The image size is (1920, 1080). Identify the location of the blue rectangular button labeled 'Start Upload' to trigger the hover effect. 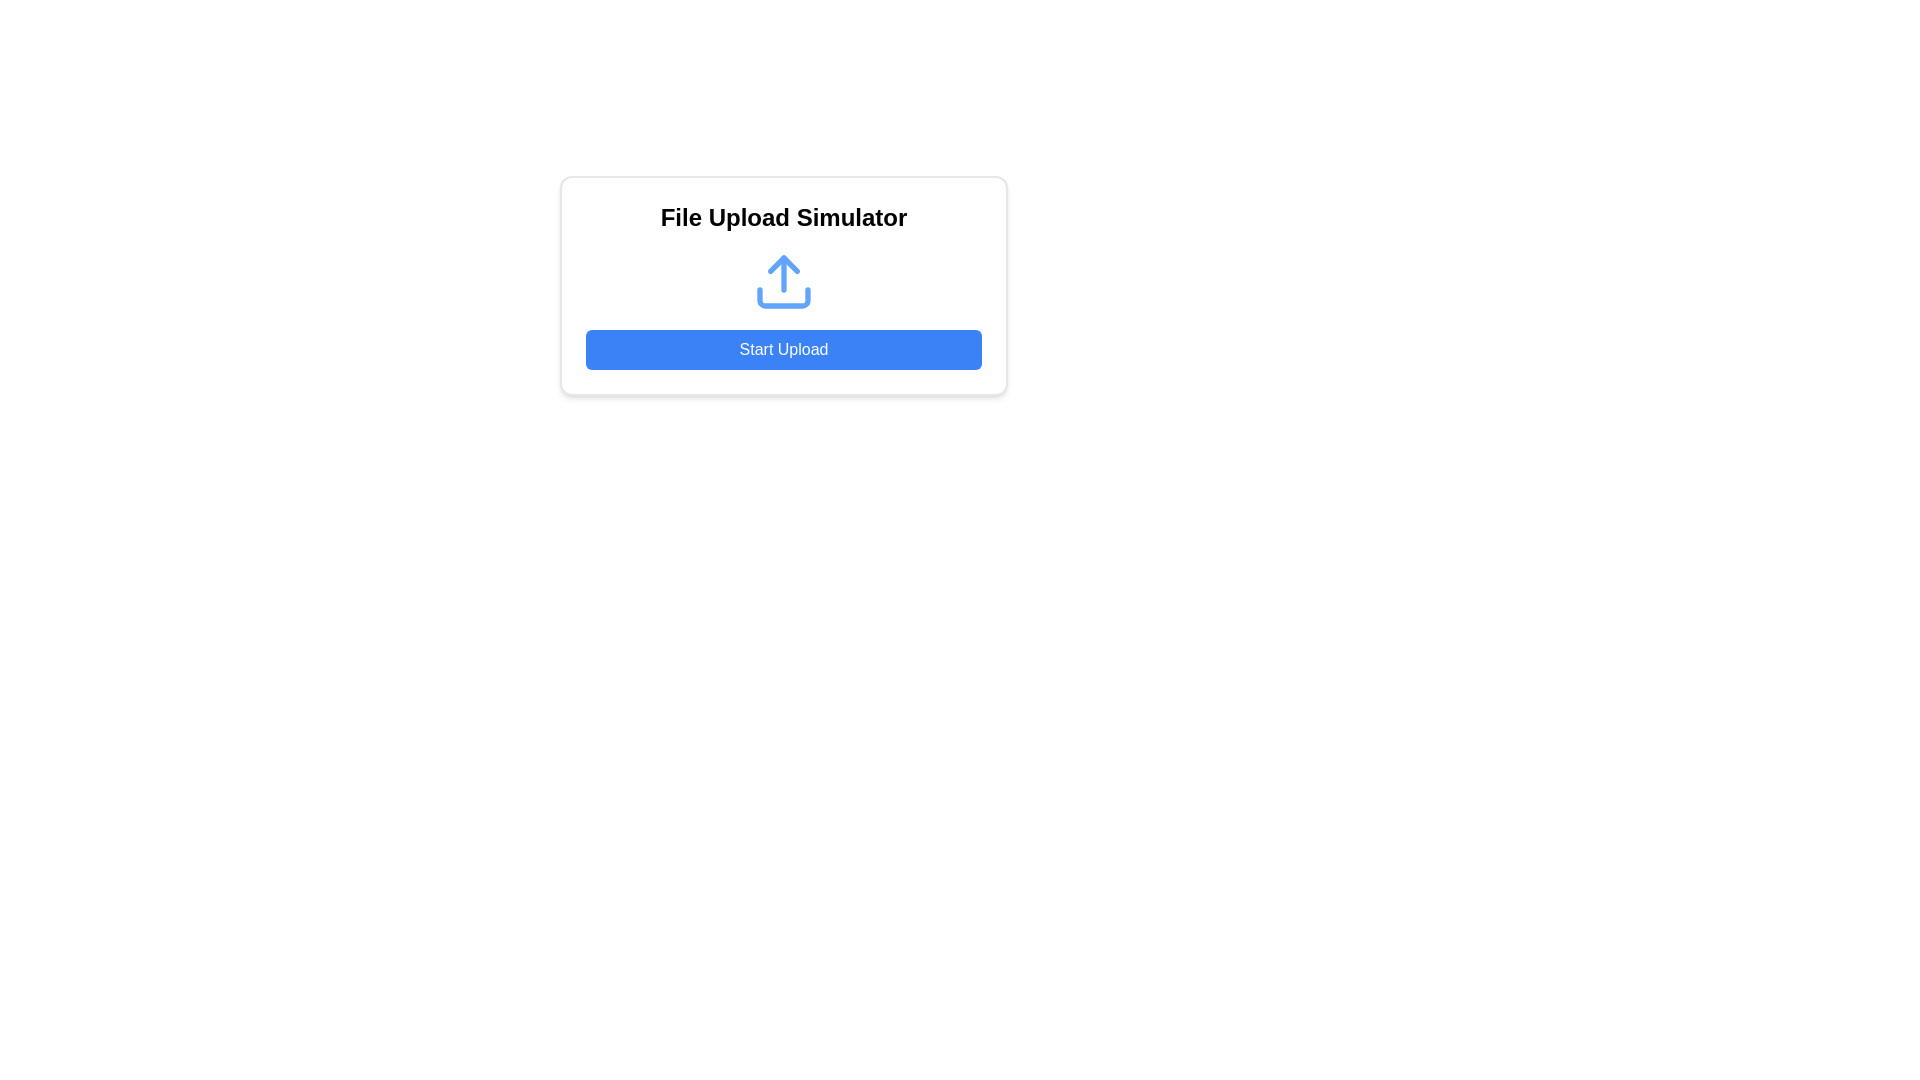
(782, 349).